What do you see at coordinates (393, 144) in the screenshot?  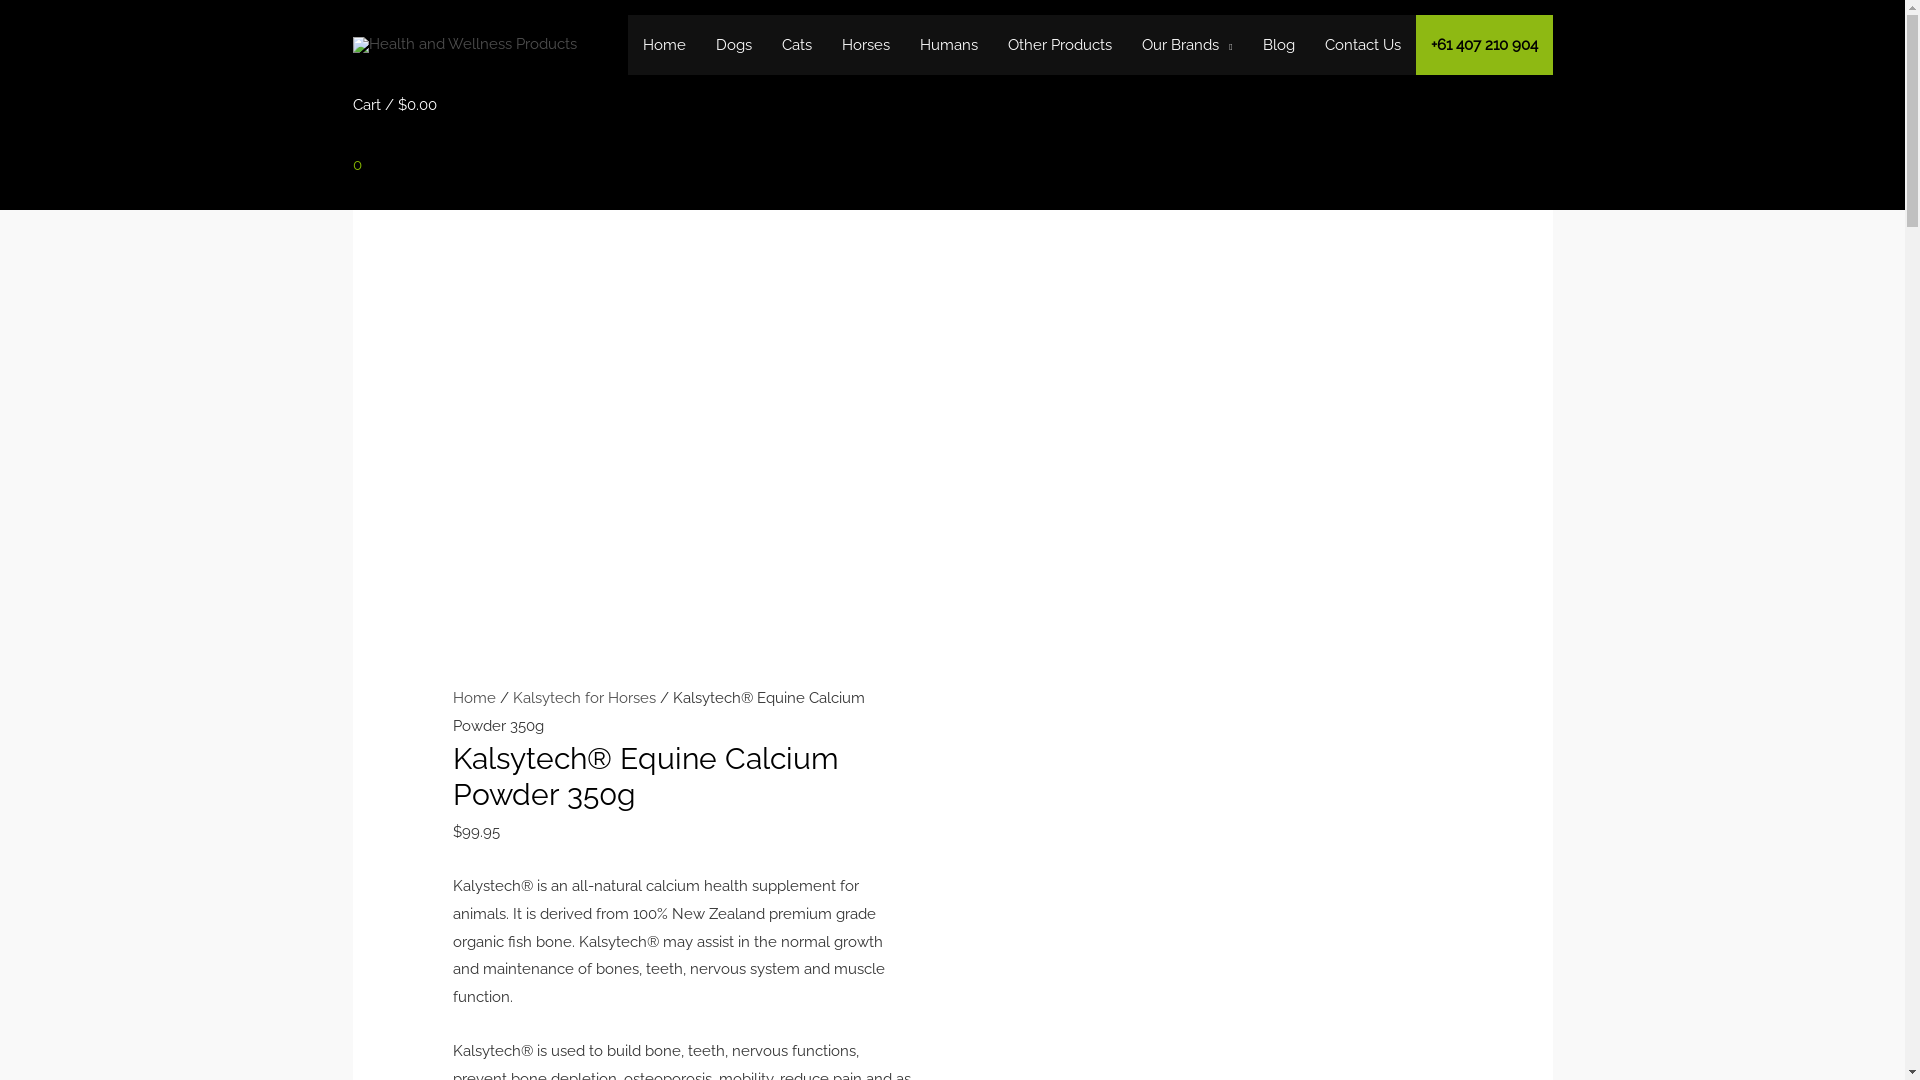 I see `'Cart / $0.00` at bounding box center [393, 144].